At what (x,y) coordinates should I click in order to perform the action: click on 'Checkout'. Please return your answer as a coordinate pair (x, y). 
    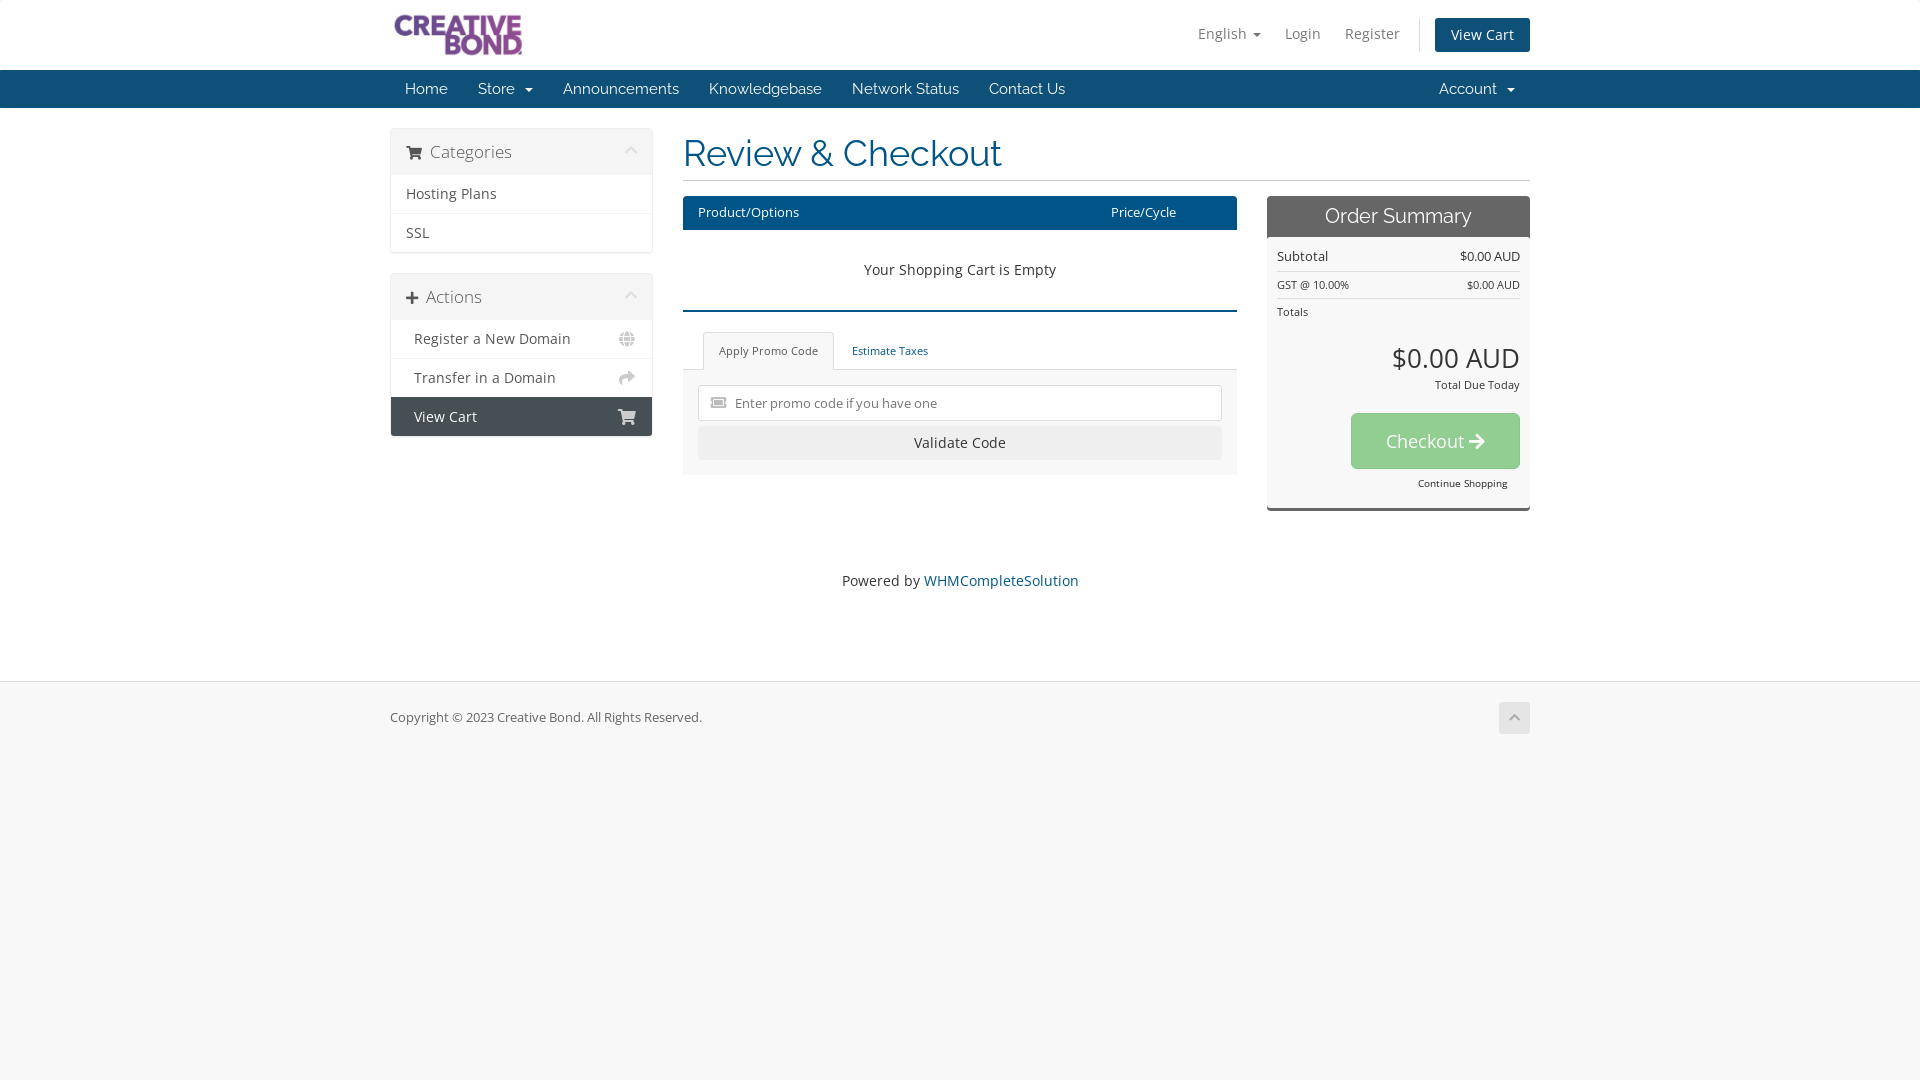
    Looking at the image, I should click on (1350, 439).